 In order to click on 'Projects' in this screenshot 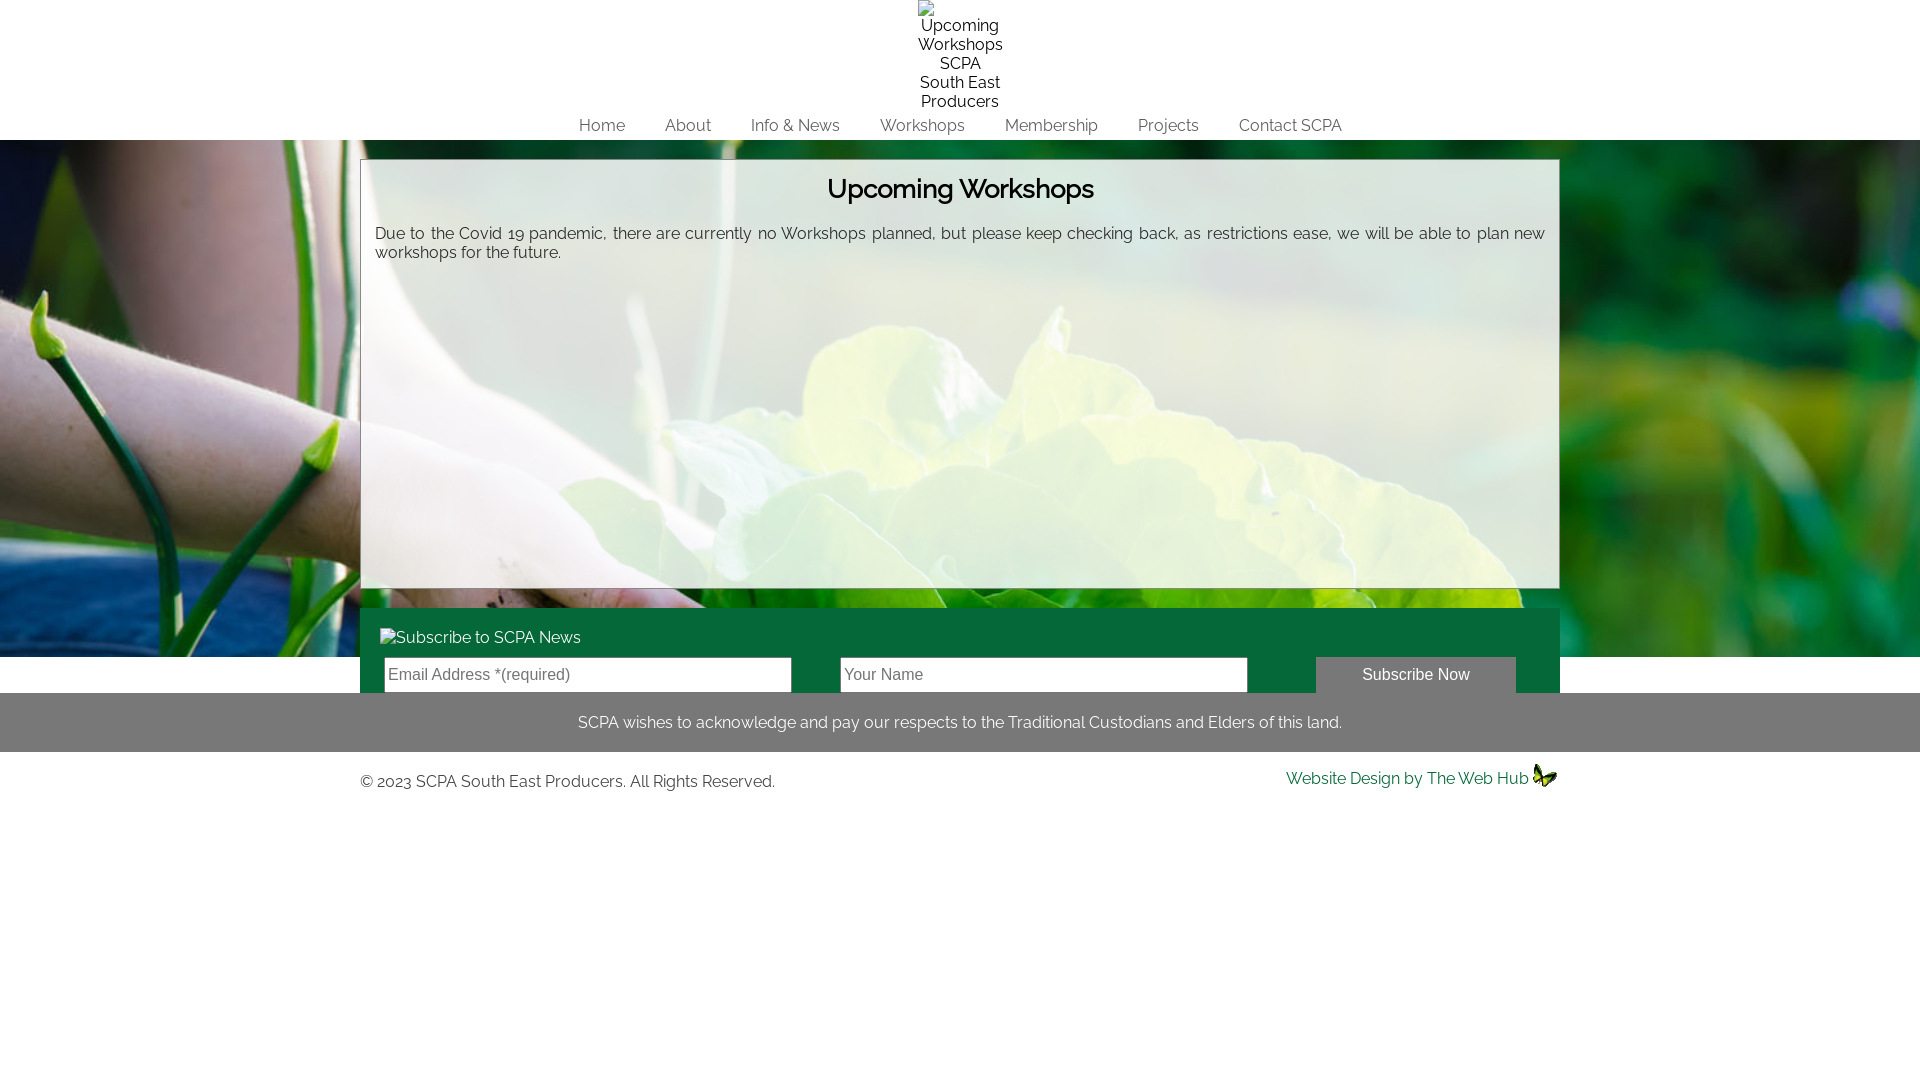, I will do `click(1168, 125)`.